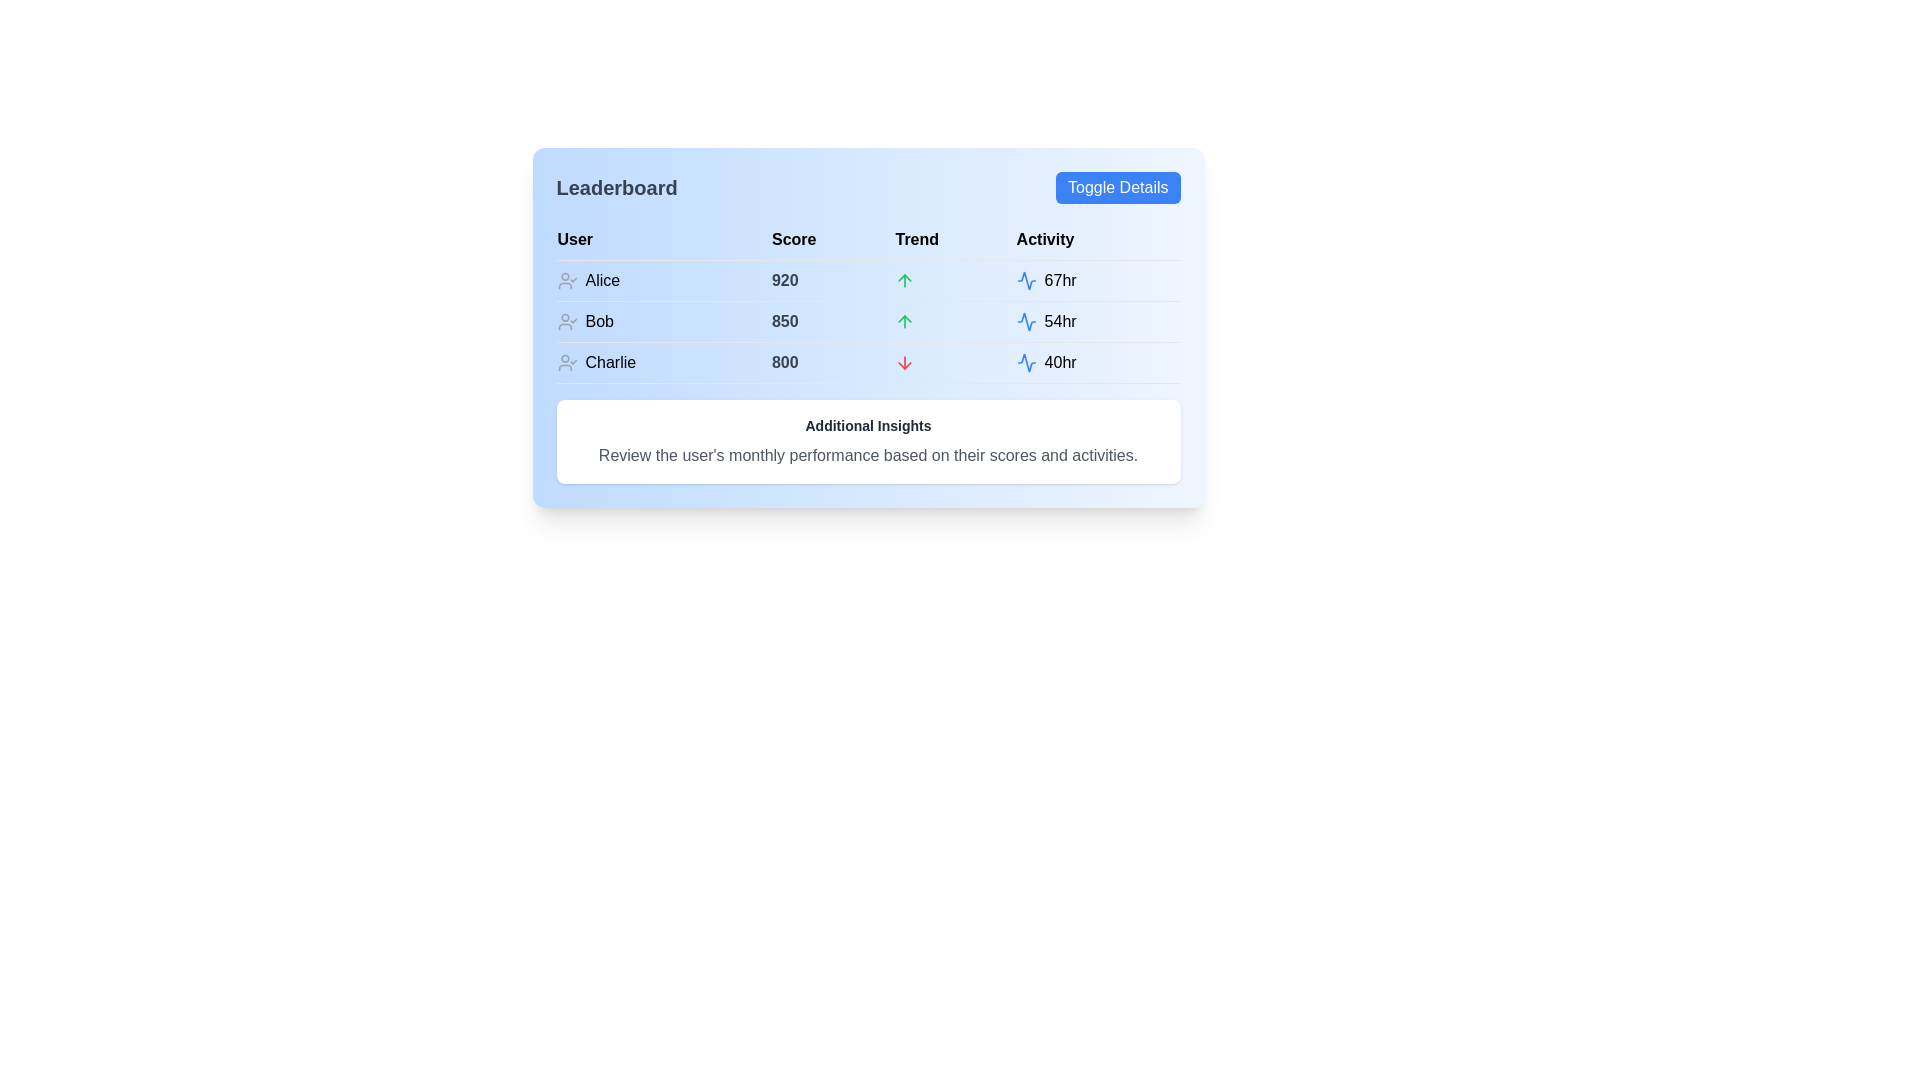 This screenshot has height=1080, width=1920. What do you see at coordinates (616, 188) in the screenshot?
I see `the text label element that serves as the title for the leaderboard section, which is positioned at the top-left corner of the UI with 'Toggle Details' to its right` at bounding box center [616, 188].